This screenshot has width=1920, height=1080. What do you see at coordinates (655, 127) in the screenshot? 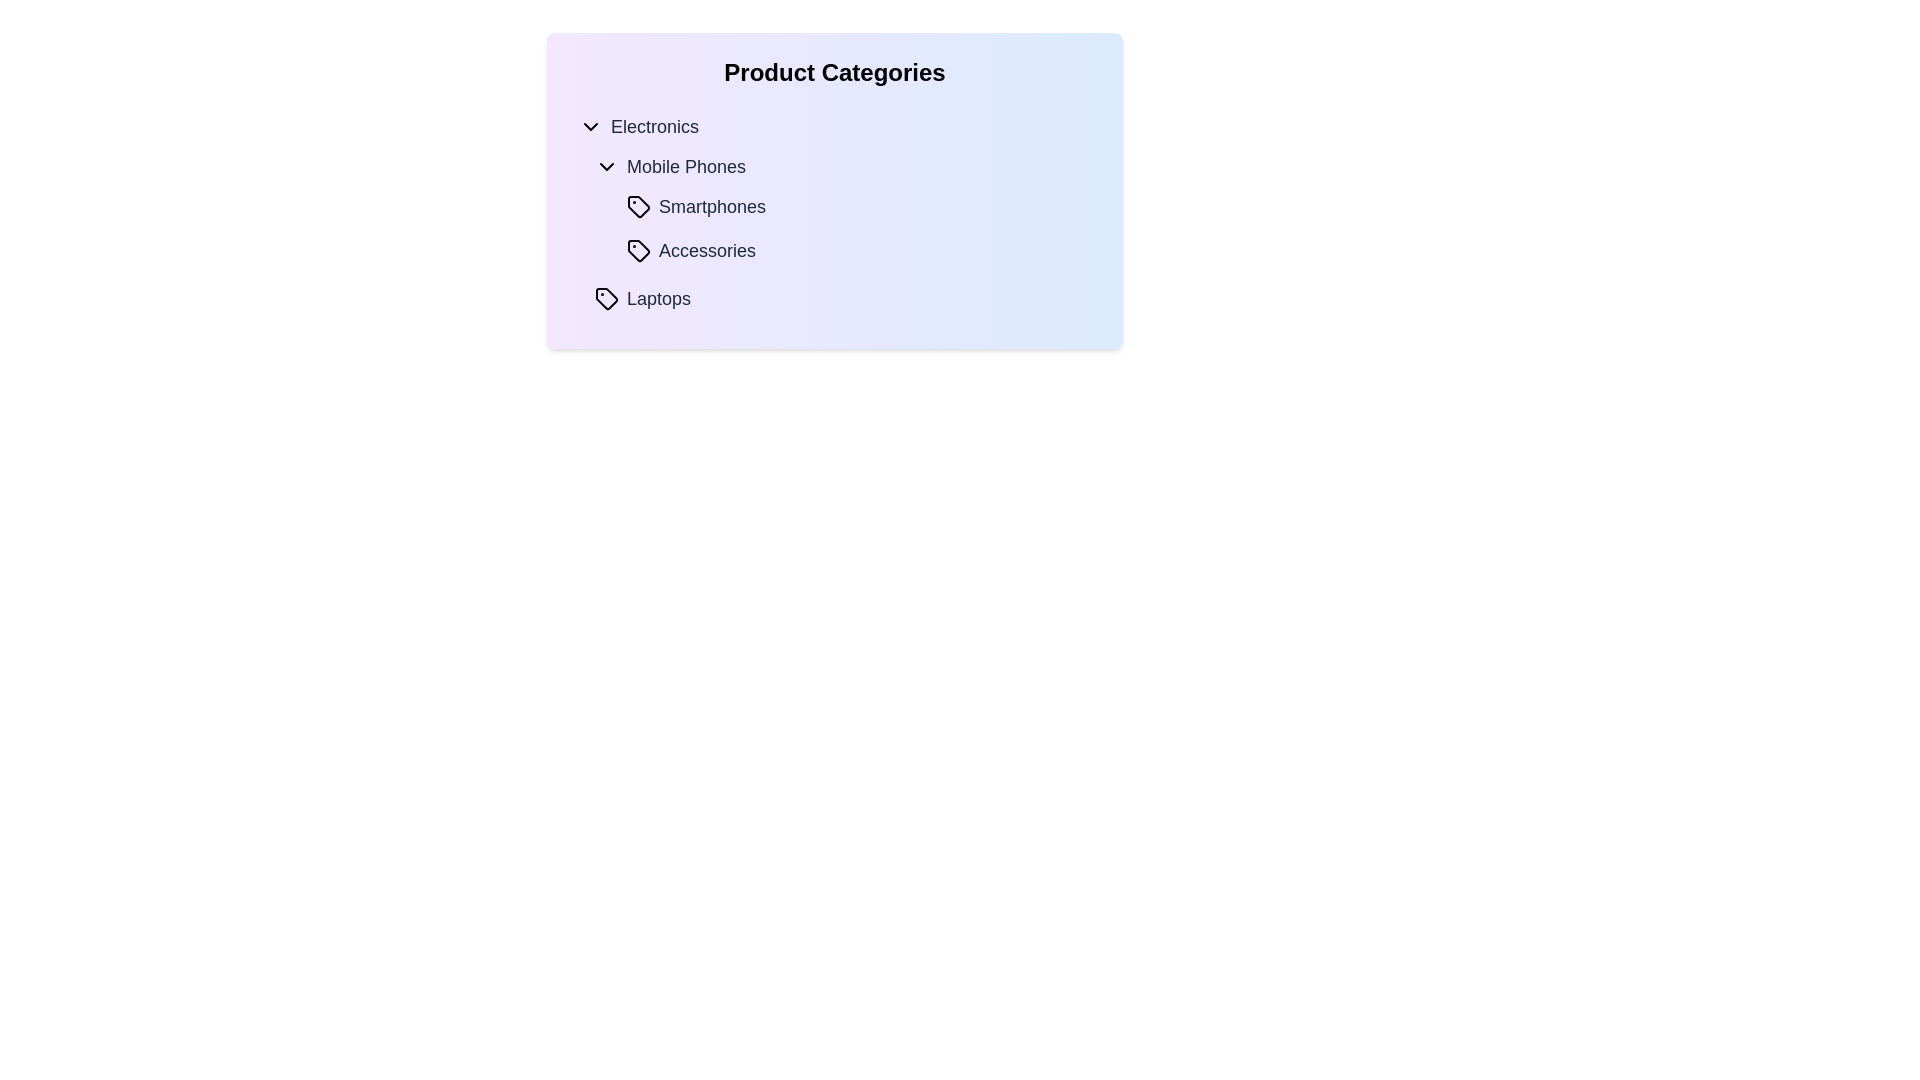
I see `the 'Electronics' category label, which is the first item in the vertical menu under 'Product Categories', adjacent to a chevron icon` at bounding box center [655, 127].